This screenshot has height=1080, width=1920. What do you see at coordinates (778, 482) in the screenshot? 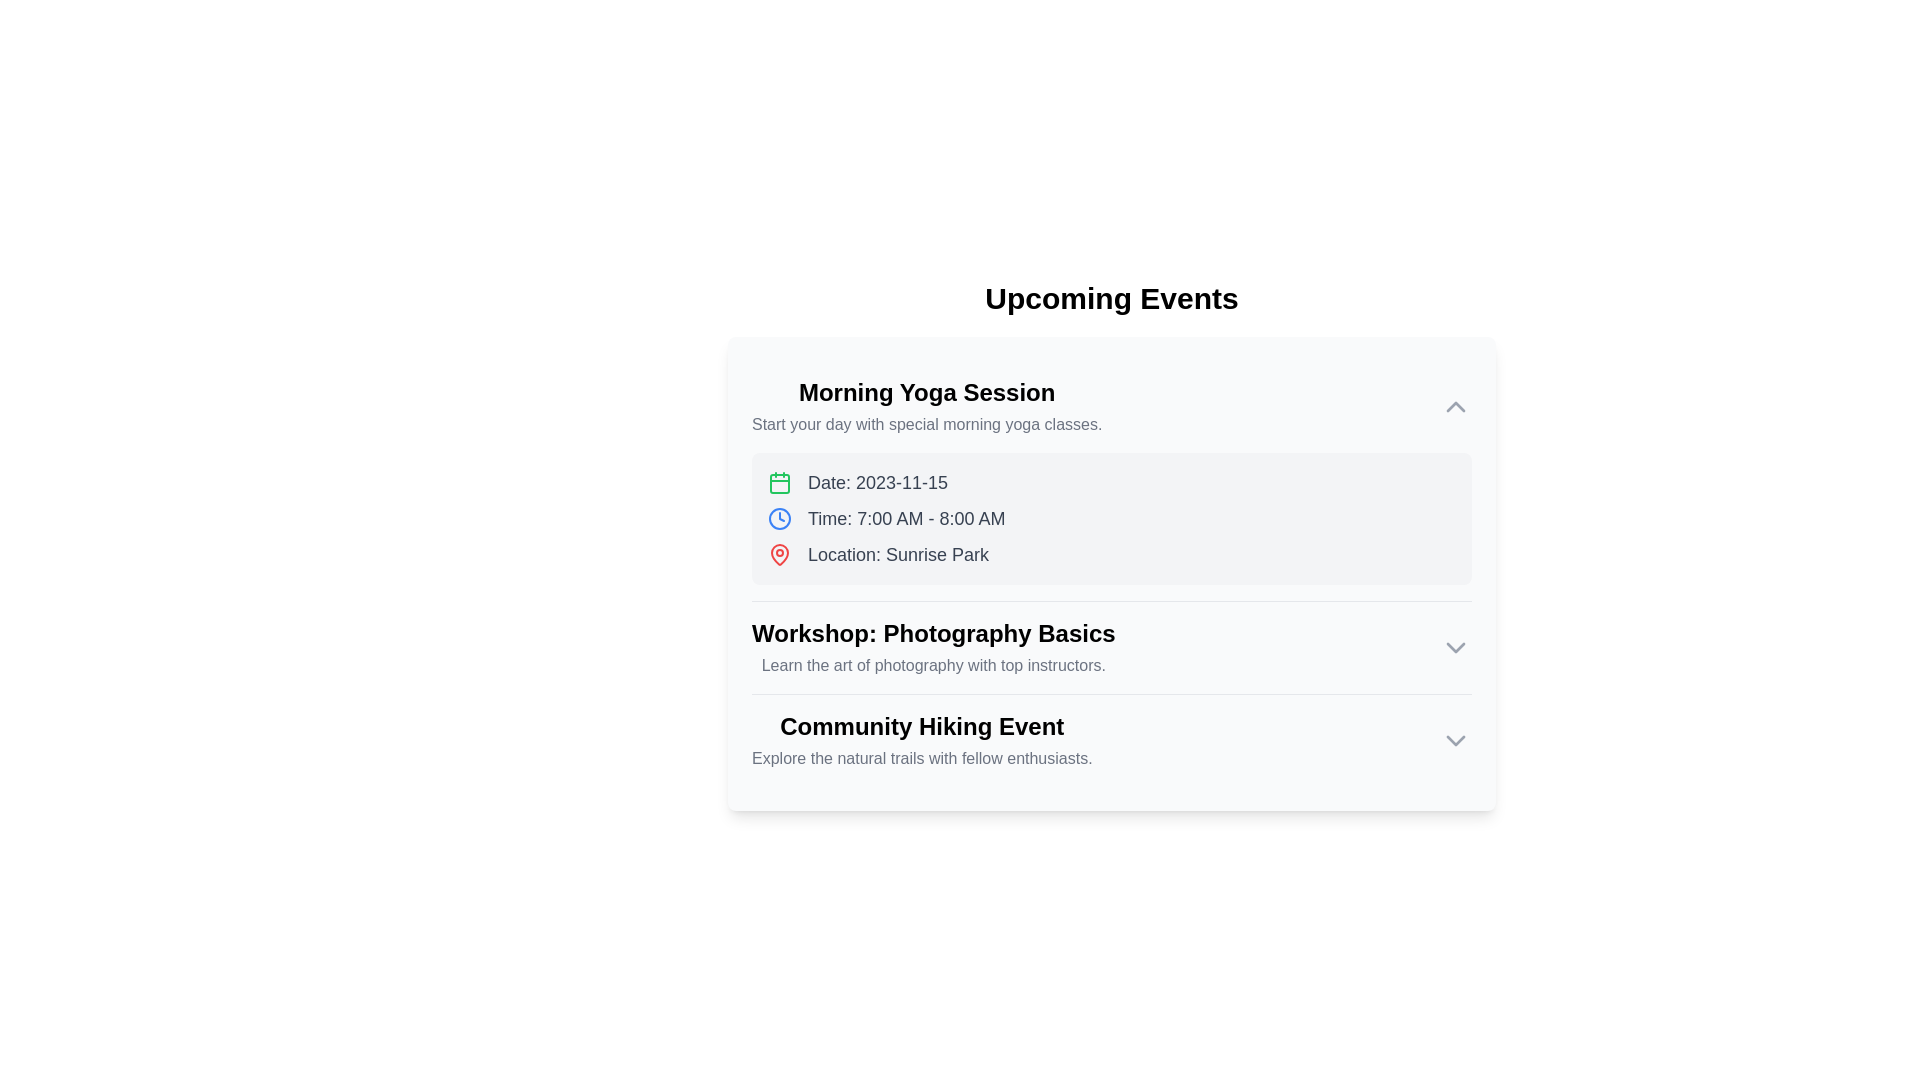
I see `the styling of the calendar icon located in the 'Morning Yoga Session' section, which is the first icon preceding the text 'Date: 2023-11-15'` at bounding box center [778, 482].